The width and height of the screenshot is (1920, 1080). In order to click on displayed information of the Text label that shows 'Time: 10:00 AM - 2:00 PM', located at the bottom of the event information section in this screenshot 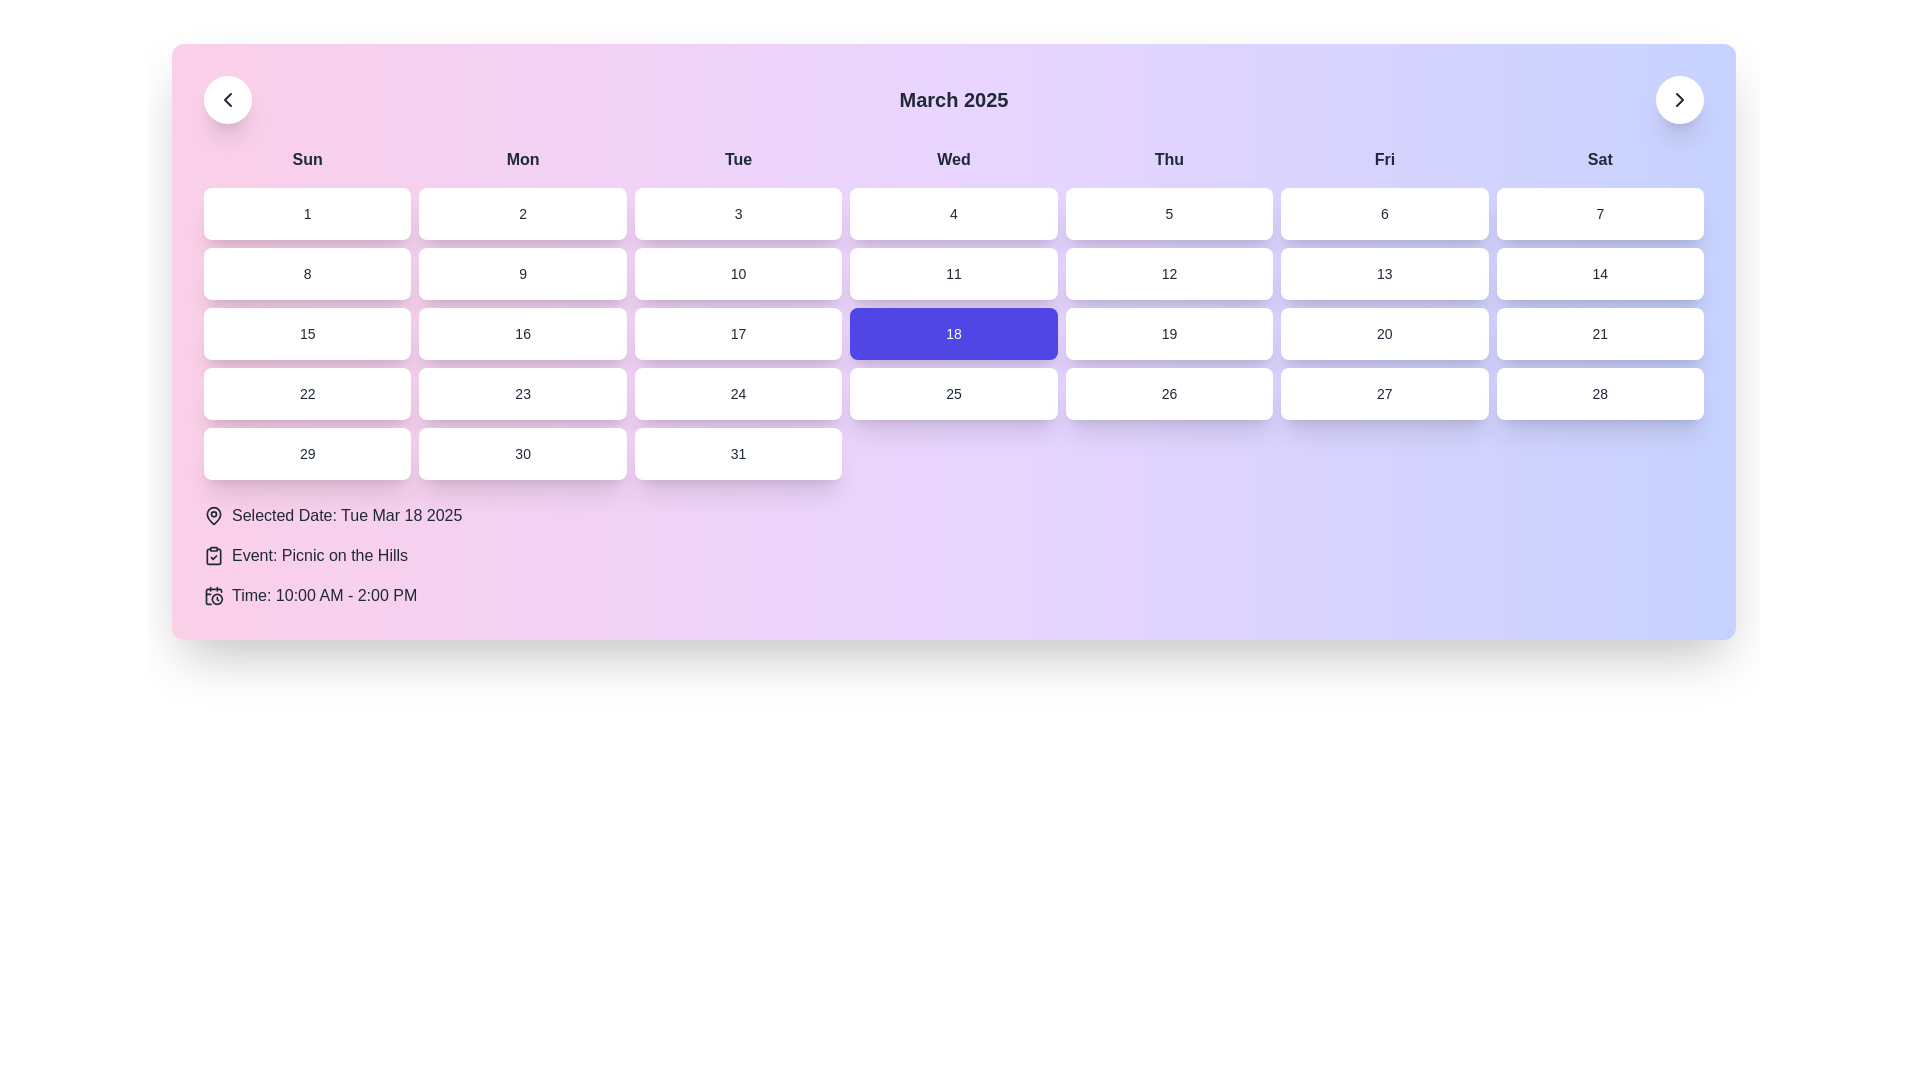, I will do `click(324, 595)`.